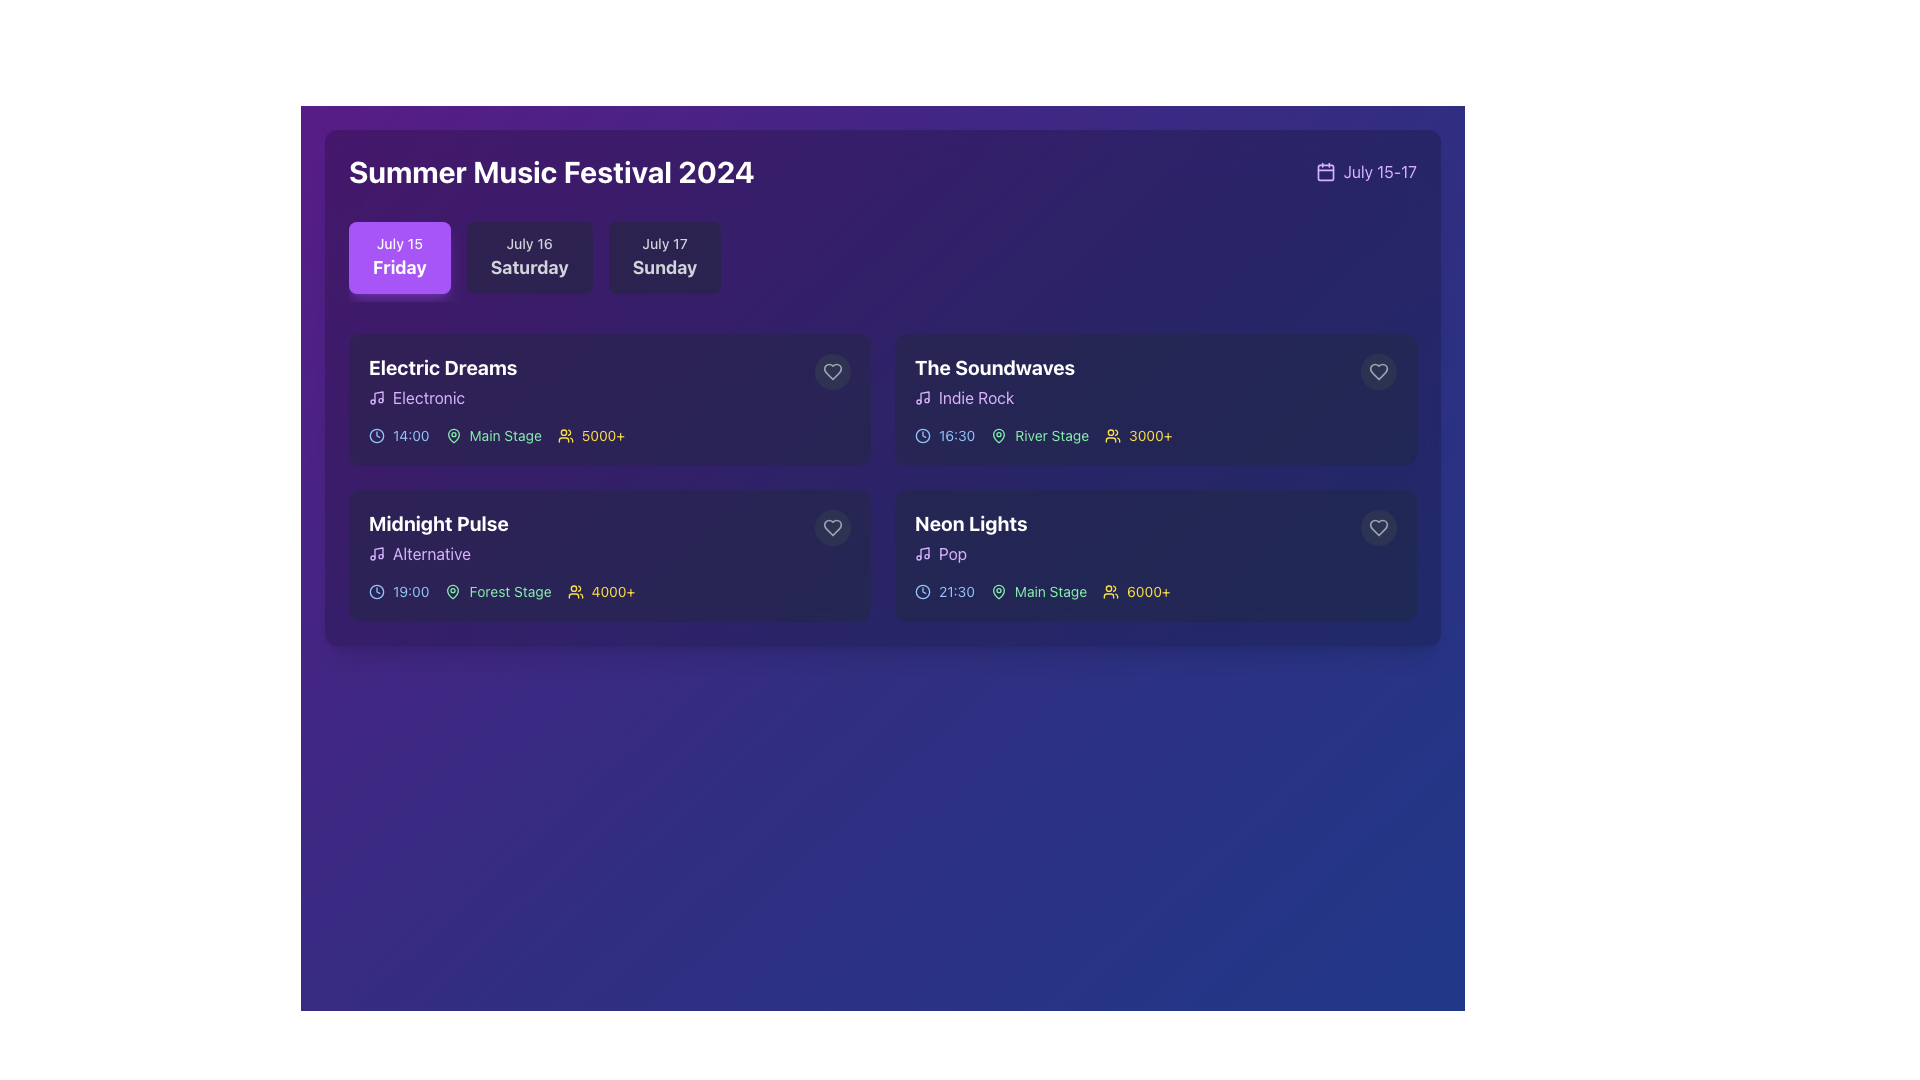  What do you see at coordinates (1150, 434) in the screenshot?
I see `the text label displaying '3000+' in bold yellow color, located in the right section of the second row of blocks` at bounding box center [1150, 434].